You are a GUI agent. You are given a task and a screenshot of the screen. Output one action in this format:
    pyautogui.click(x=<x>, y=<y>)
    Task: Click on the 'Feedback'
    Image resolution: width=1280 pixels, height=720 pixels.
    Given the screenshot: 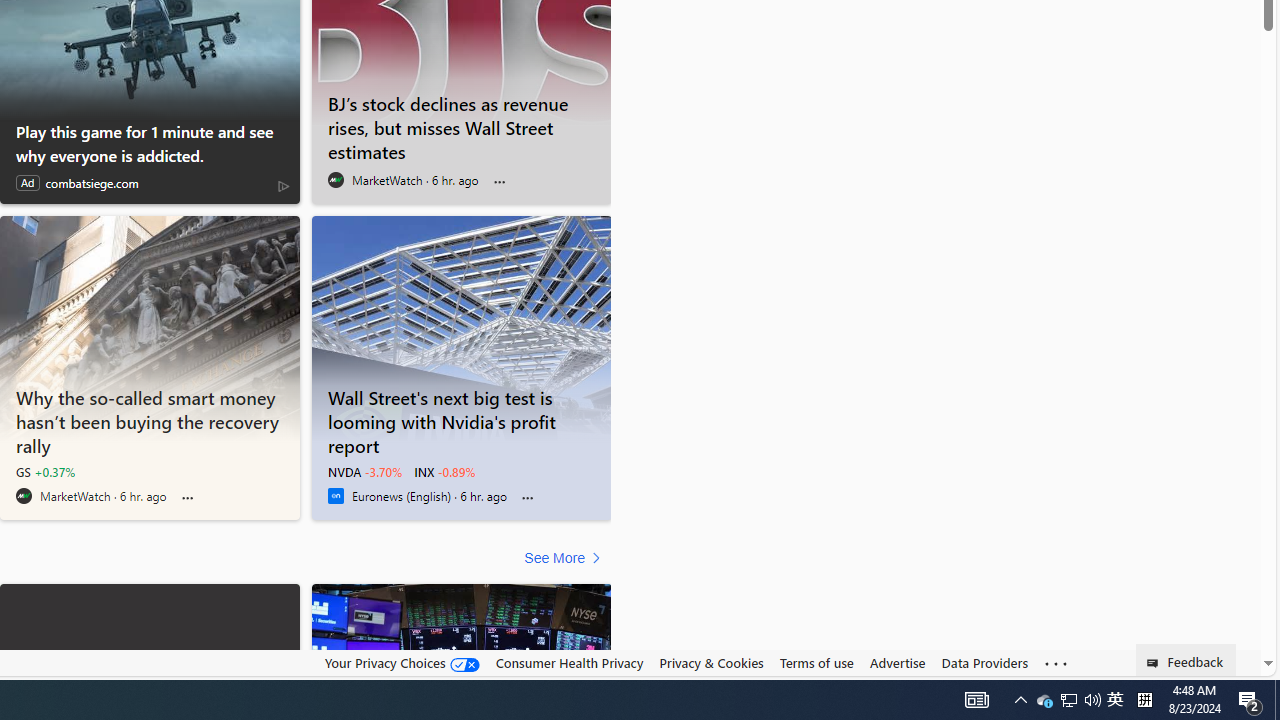 What is the action you would take?
    pyautogui.click(x=1186, y=659)
    